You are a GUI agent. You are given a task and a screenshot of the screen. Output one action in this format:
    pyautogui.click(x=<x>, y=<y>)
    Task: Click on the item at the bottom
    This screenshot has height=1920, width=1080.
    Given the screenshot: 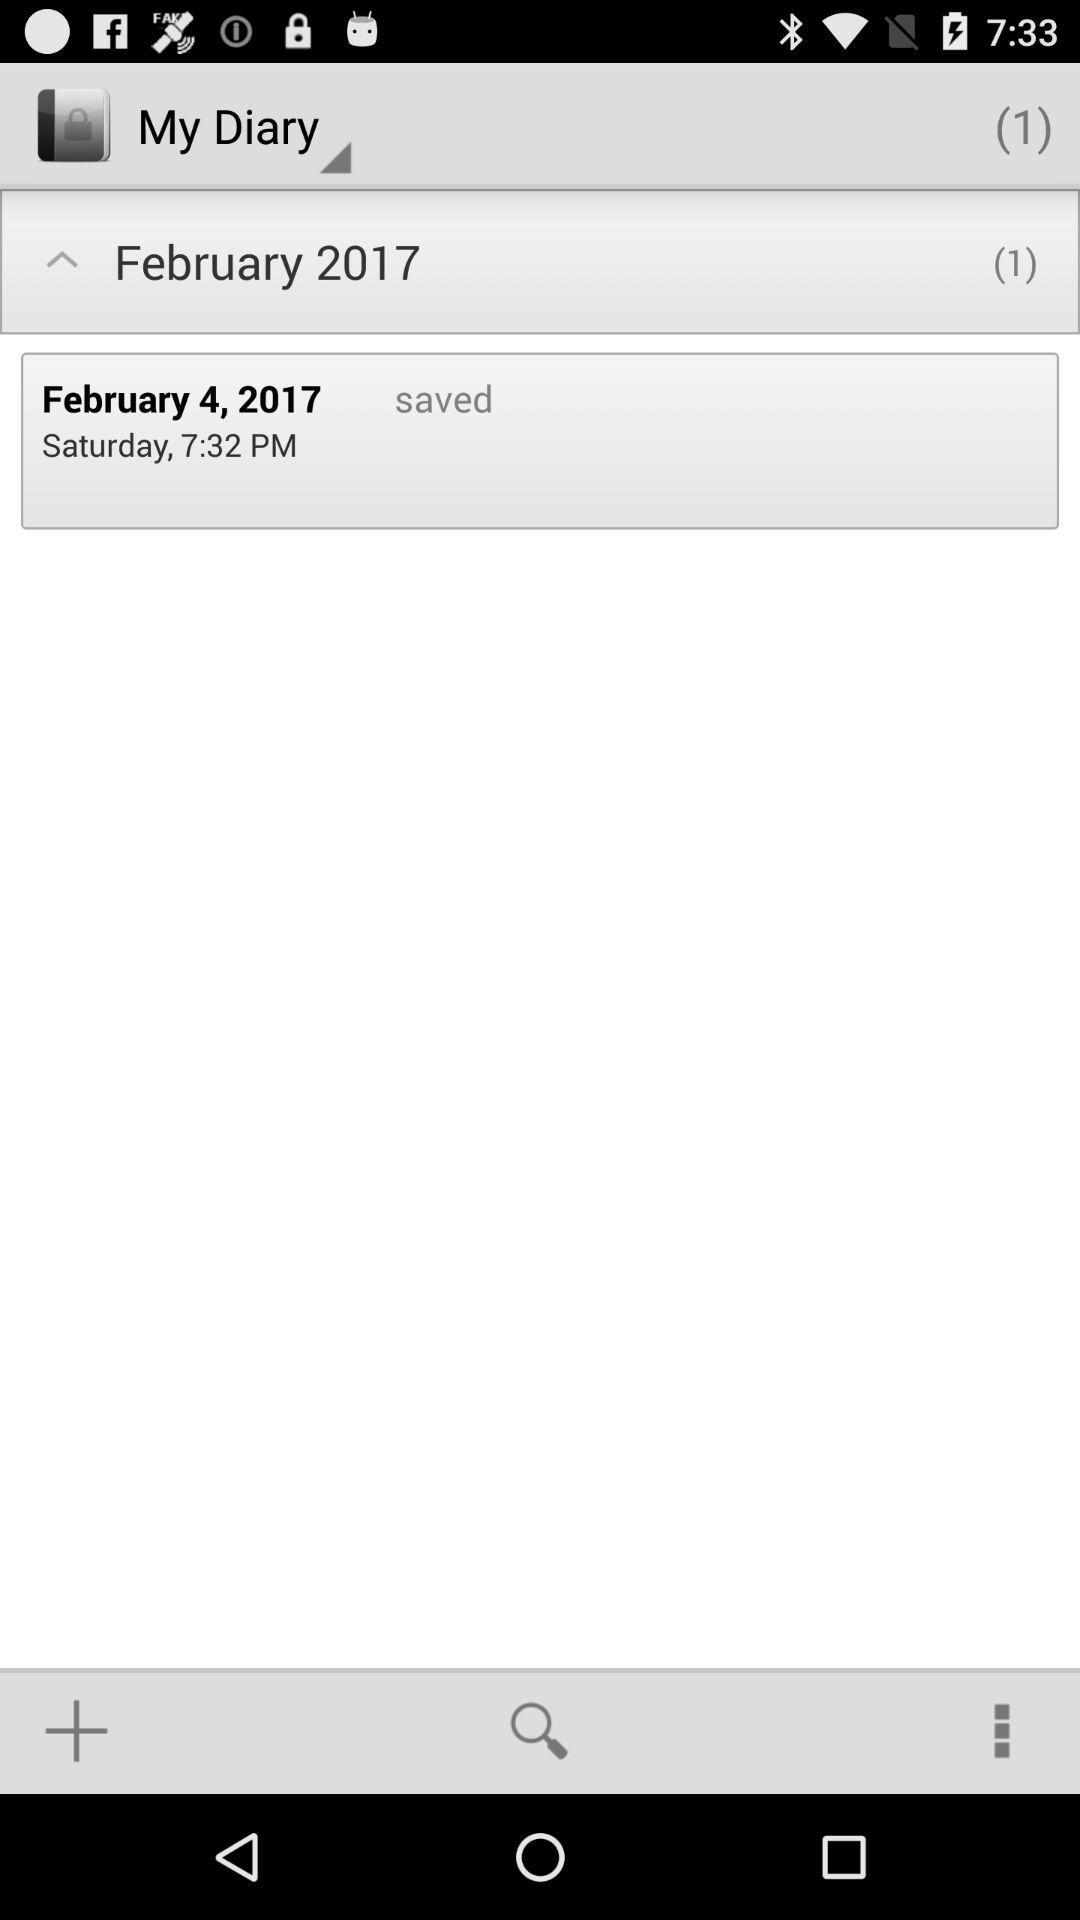 What is the action you would take?
    pyautogui.click(x=538, y=1730)
    